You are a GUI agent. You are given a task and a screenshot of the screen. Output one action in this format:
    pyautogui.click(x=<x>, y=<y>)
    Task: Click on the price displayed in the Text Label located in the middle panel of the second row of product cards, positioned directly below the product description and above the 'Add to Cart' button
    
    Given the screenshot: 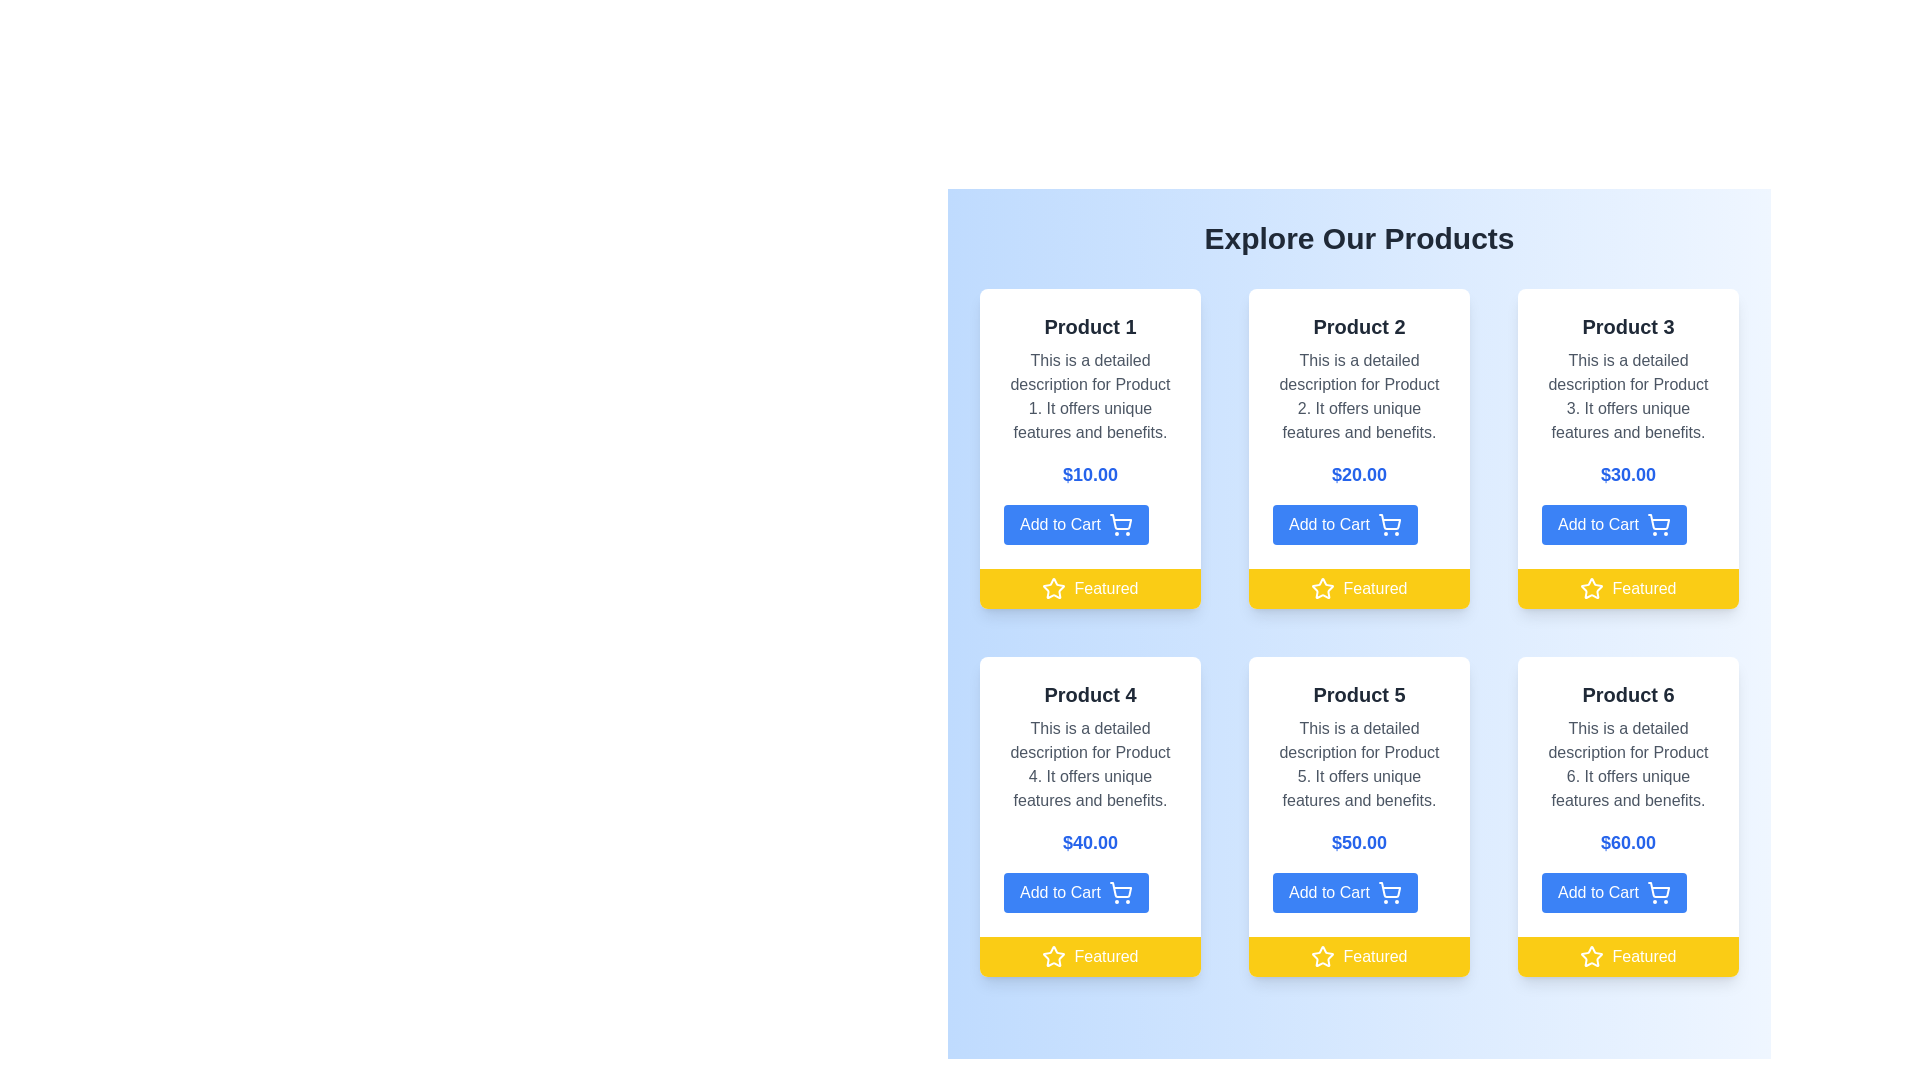 What is the action you would take?
    pyautogui.click(x=1359, y=843)
    